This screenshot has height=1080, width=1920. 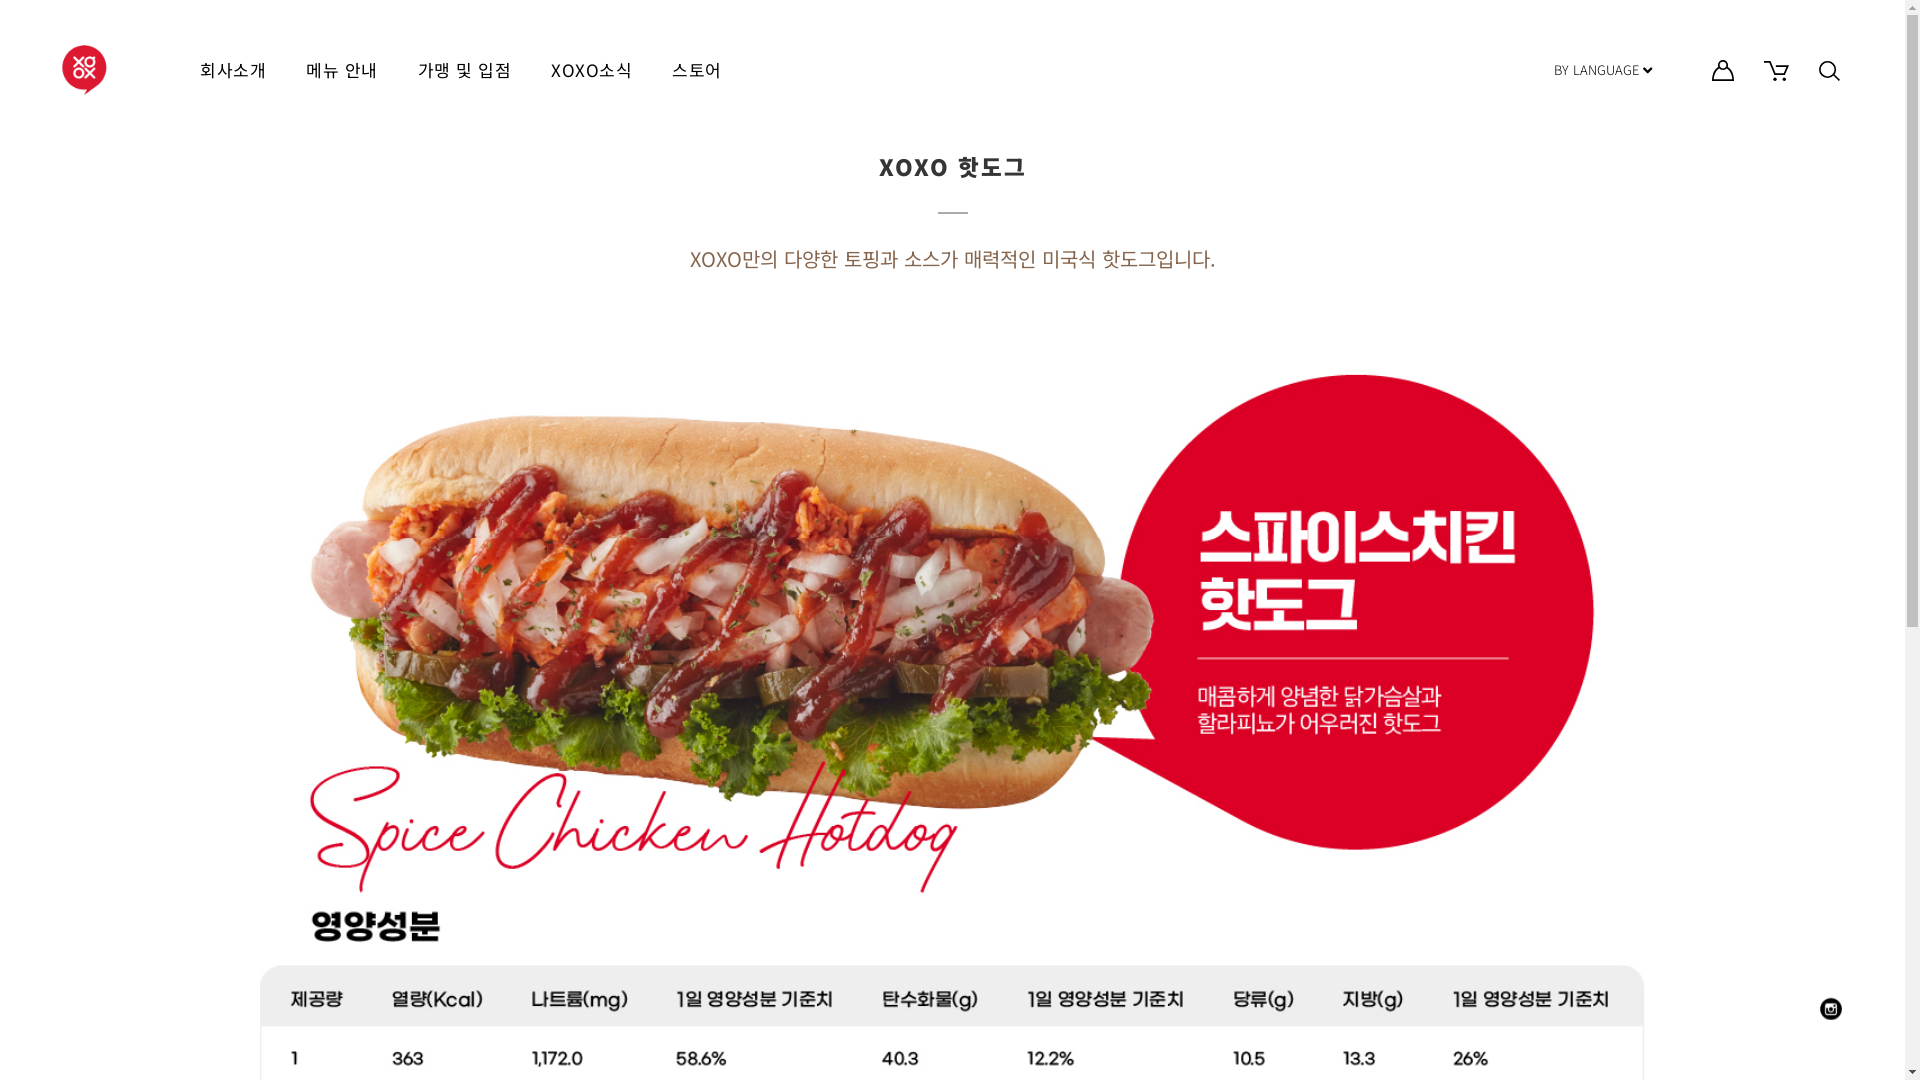 What do you see at coordinates (1603, 69) in the screenshot?
I see `'BY LANGUAGE'` at bounding box center [1603, 69].